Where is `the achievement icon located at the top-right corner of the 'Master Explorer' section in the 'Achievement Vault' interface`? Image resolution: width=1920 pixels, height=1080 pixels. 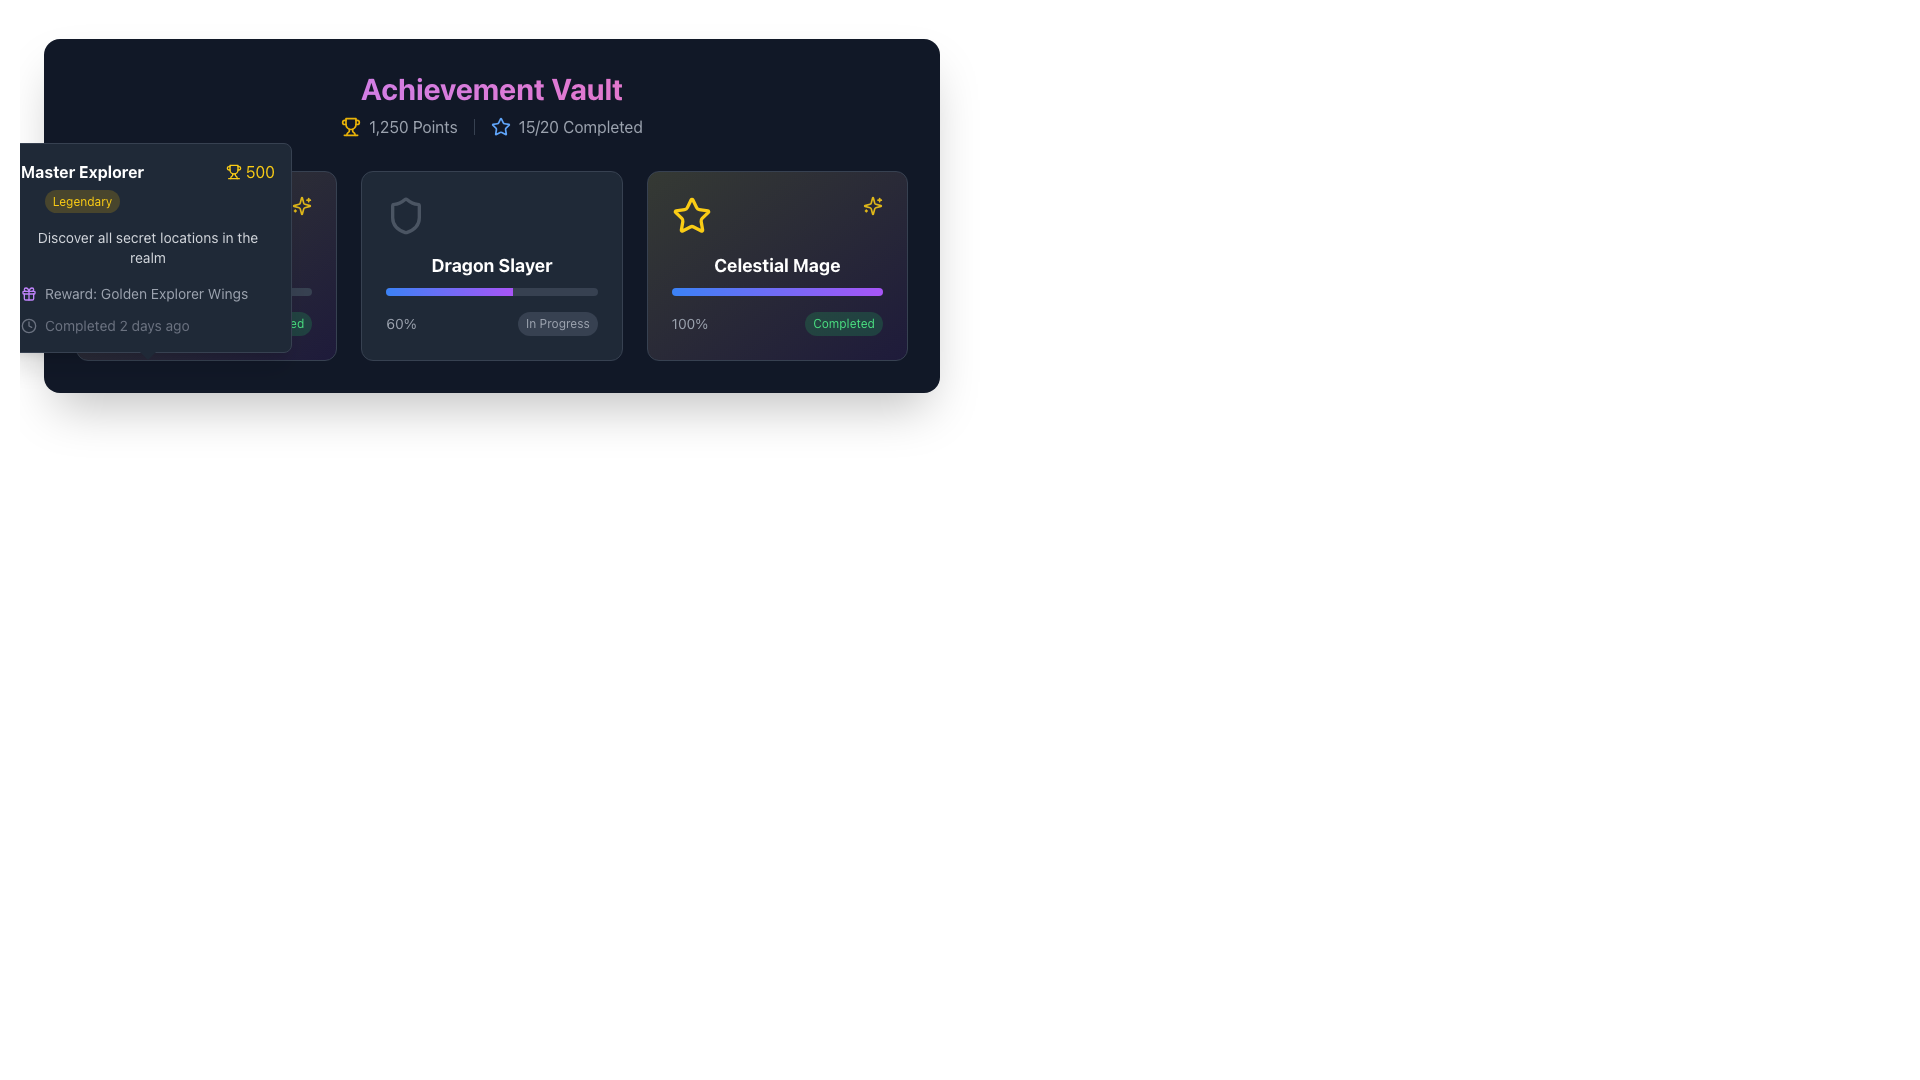 the achievement icon located at the top-right corner of the 'Master Explorer' section in the 'Achievement Vault' interface is located at coordinates (119, 212).